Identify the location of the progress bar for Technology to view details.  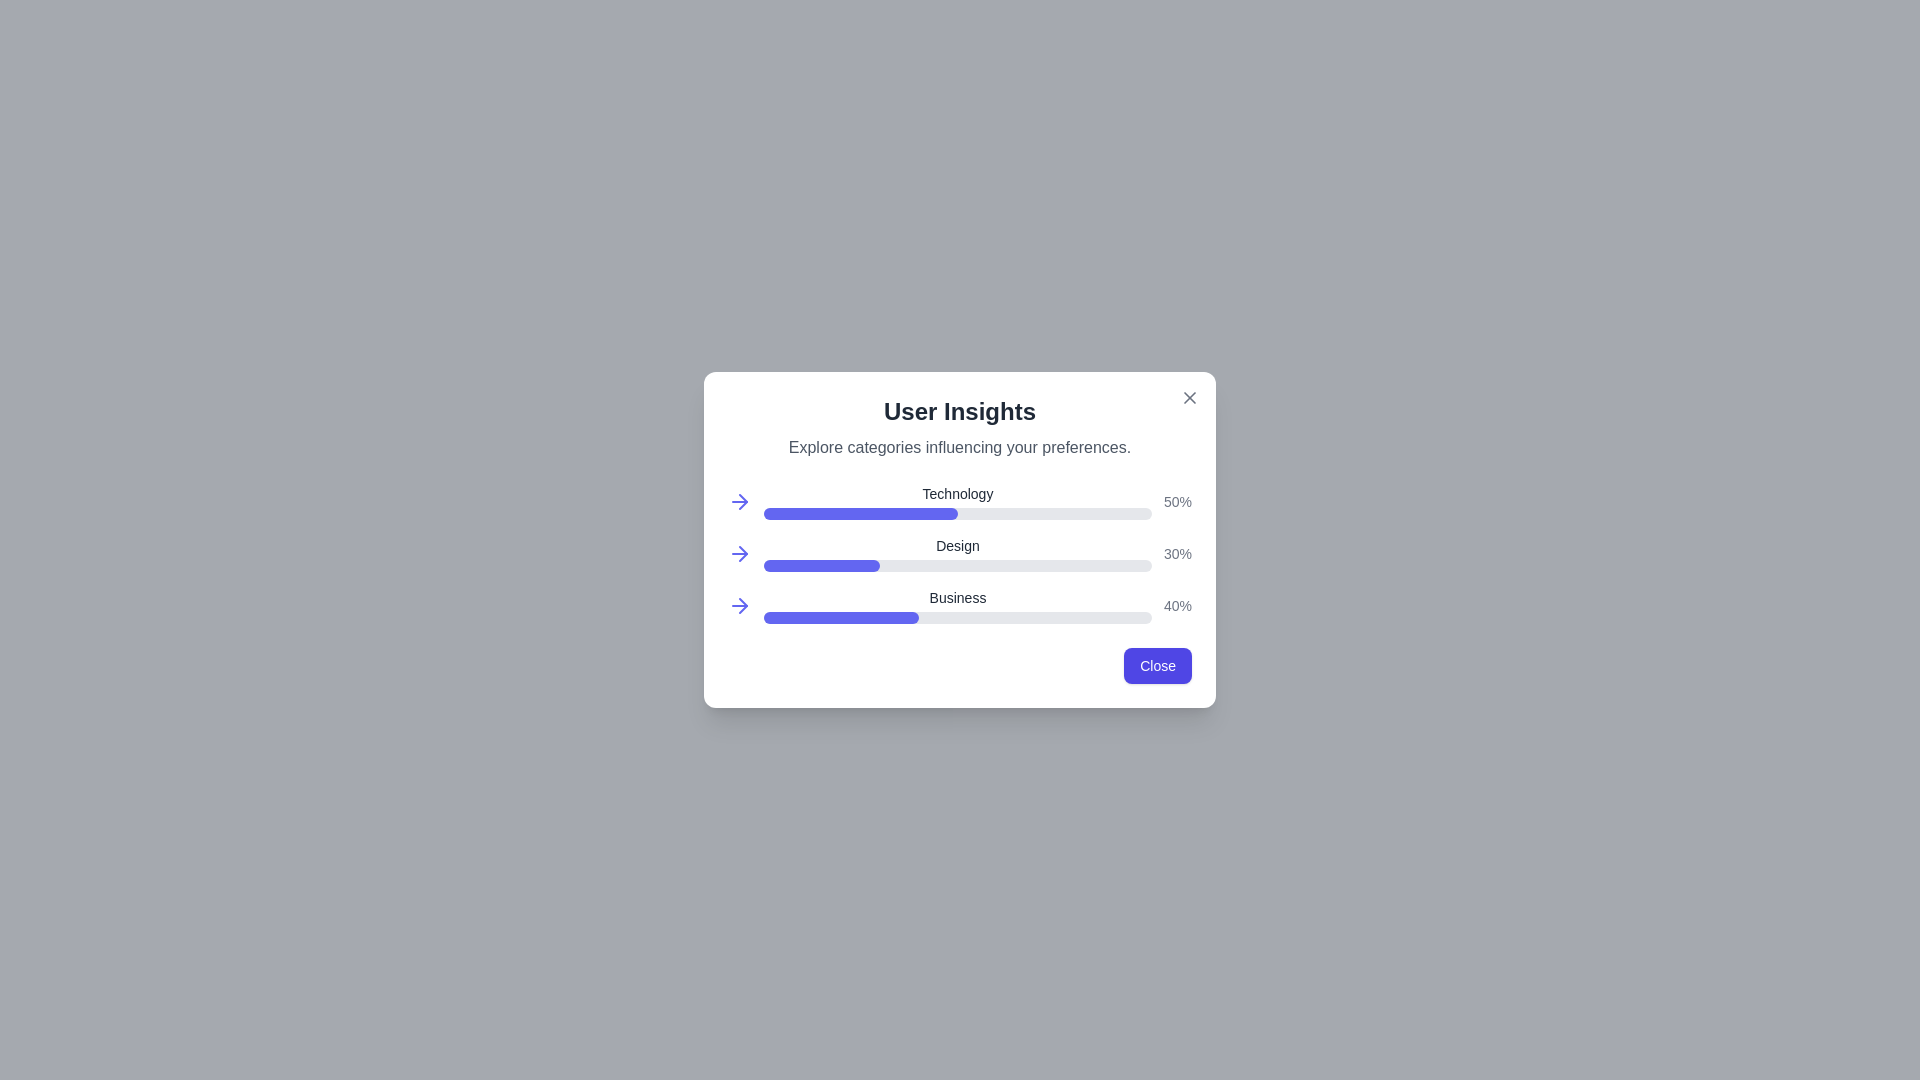
(859, 500).